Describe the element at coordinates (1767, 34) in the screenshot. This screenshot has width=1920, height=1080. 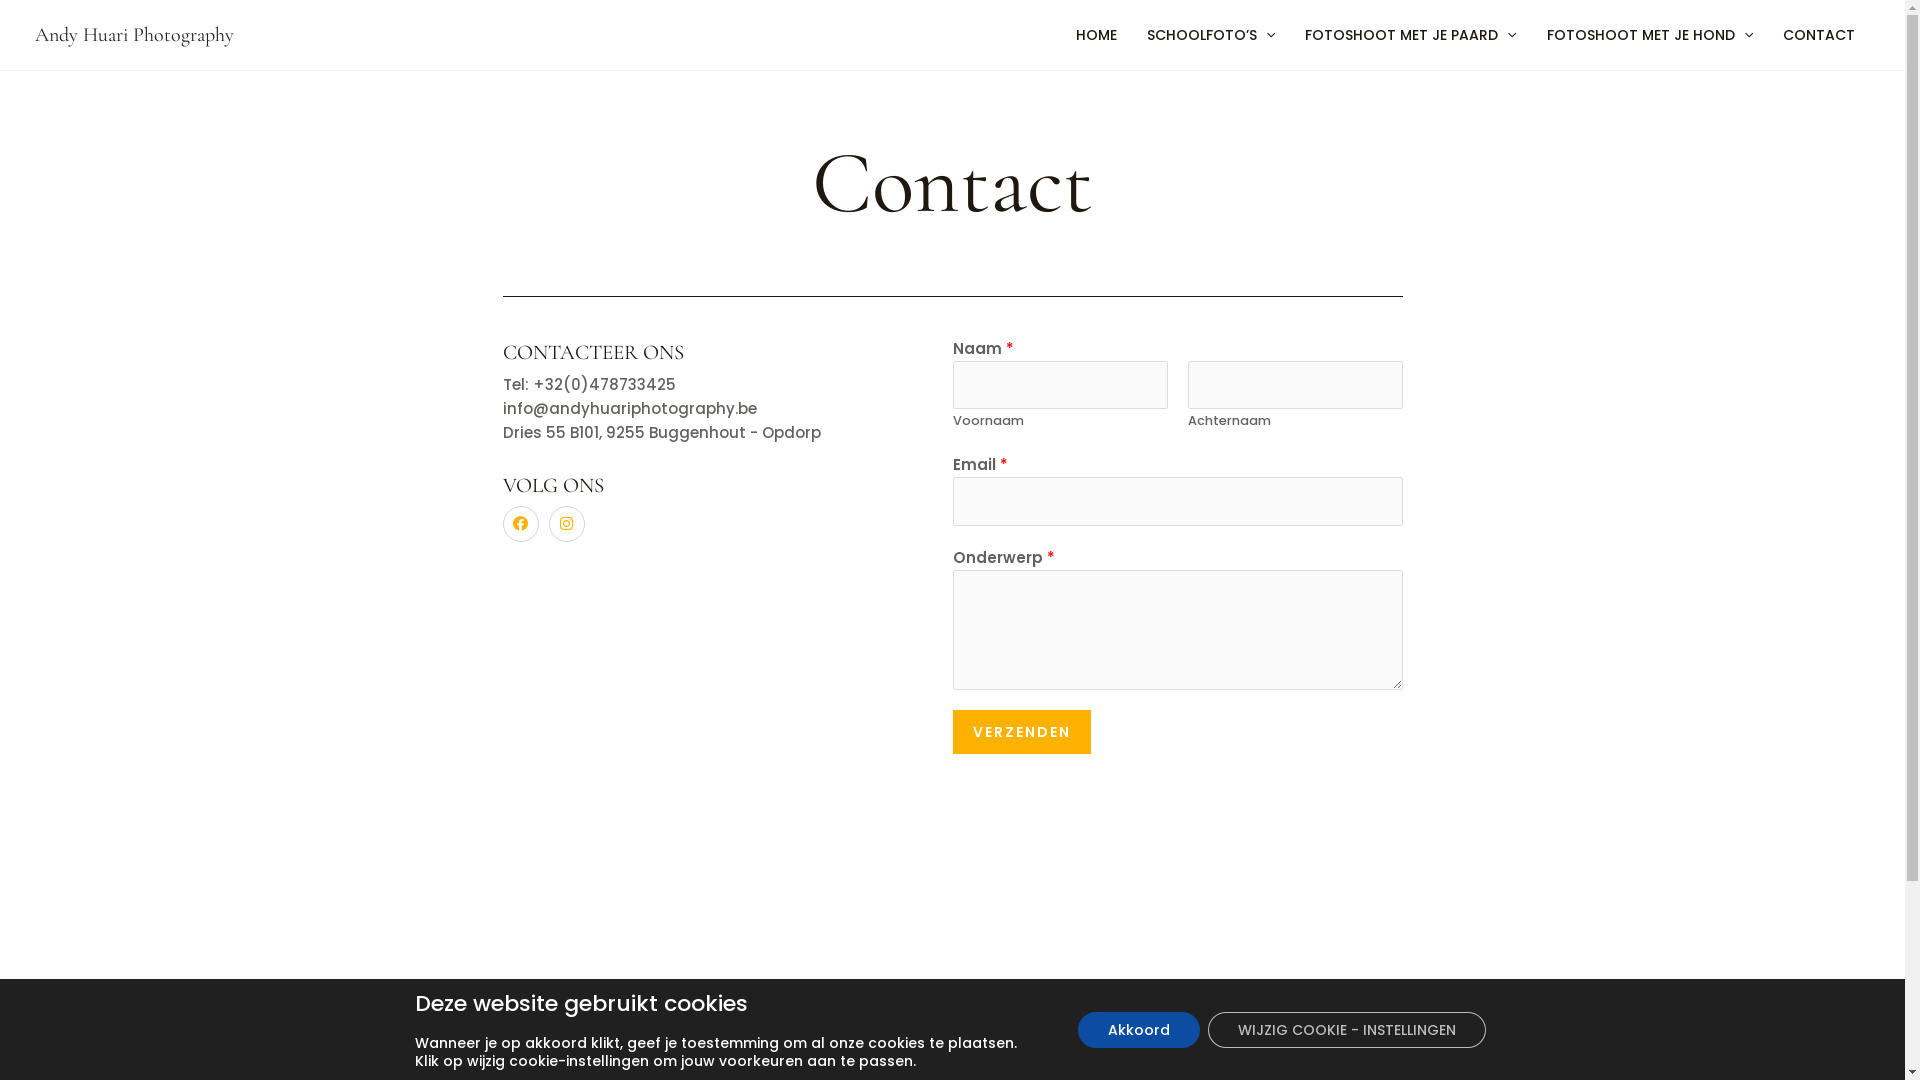
I see `'CONTACT'` at that location.